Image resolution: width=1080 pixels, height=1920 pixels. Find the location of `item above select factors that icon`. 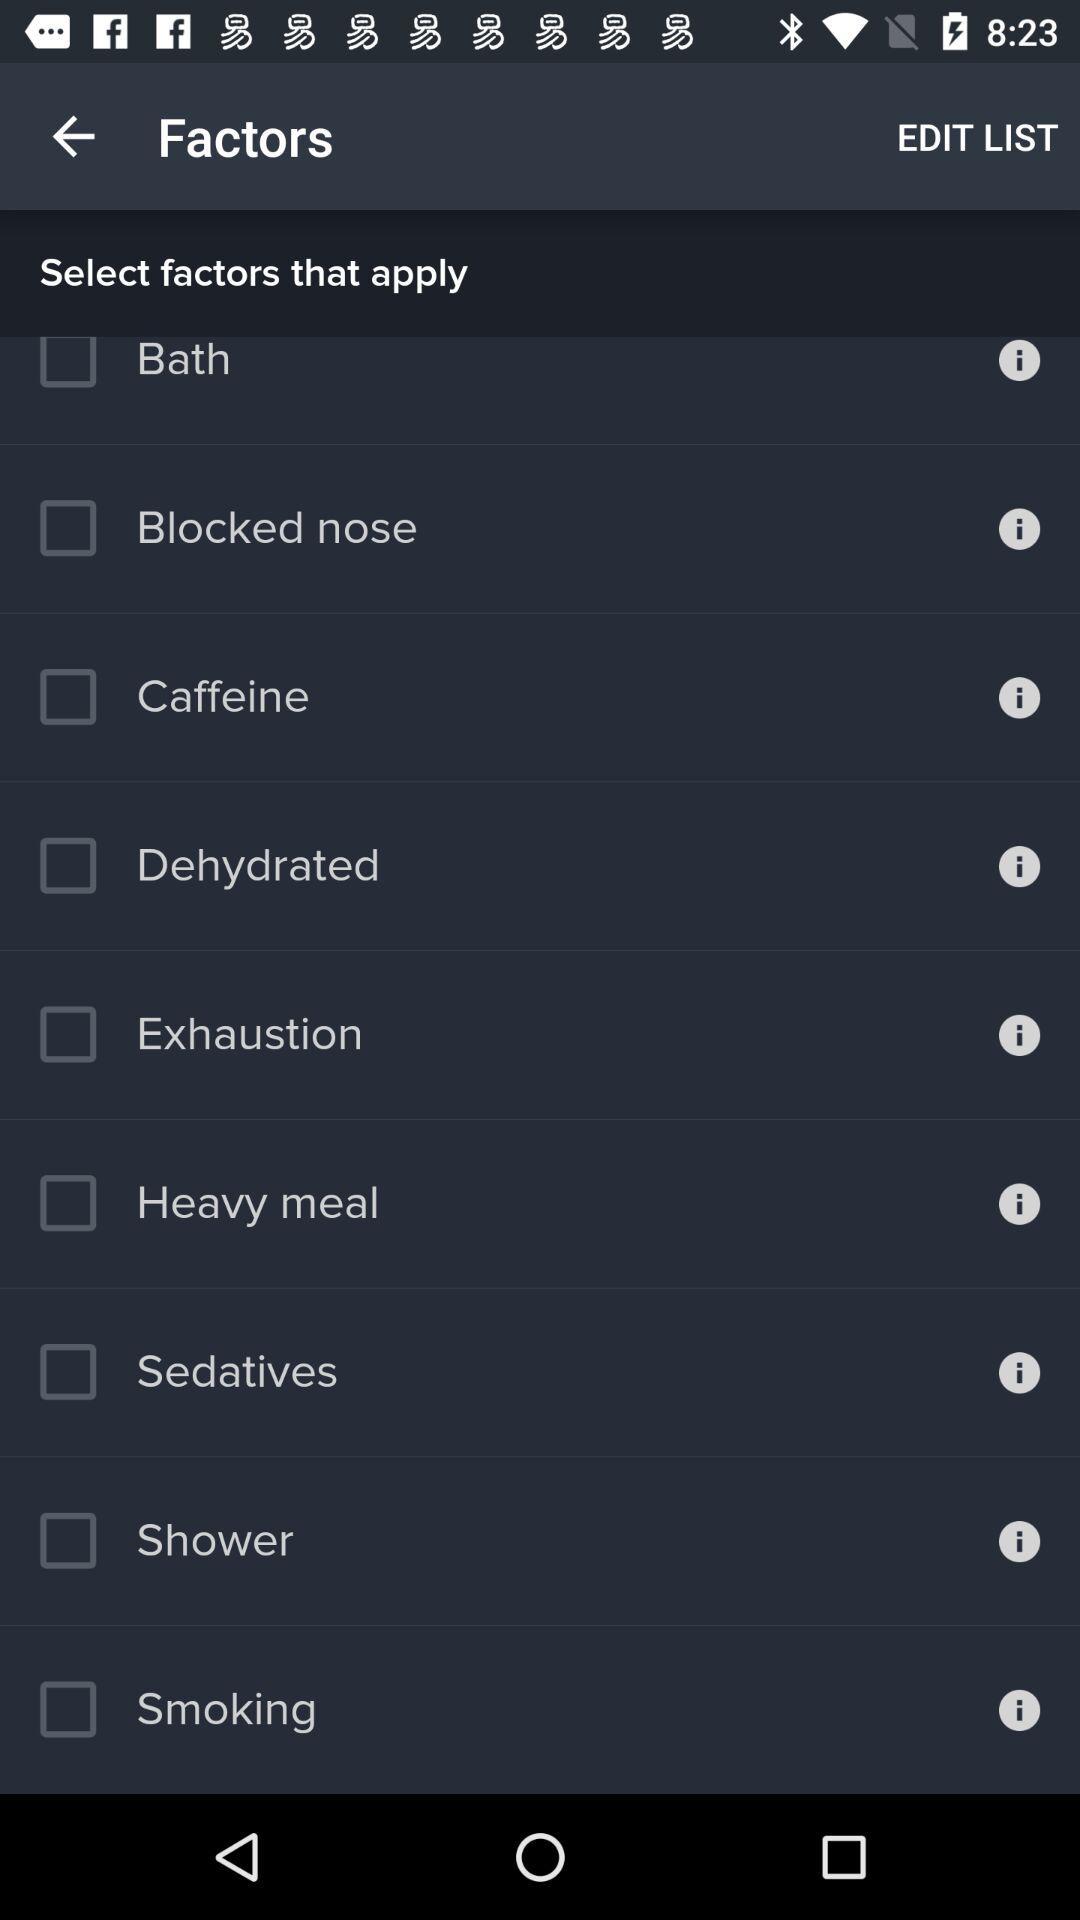

item above select factors that icon is located at coordinates (72, 135).